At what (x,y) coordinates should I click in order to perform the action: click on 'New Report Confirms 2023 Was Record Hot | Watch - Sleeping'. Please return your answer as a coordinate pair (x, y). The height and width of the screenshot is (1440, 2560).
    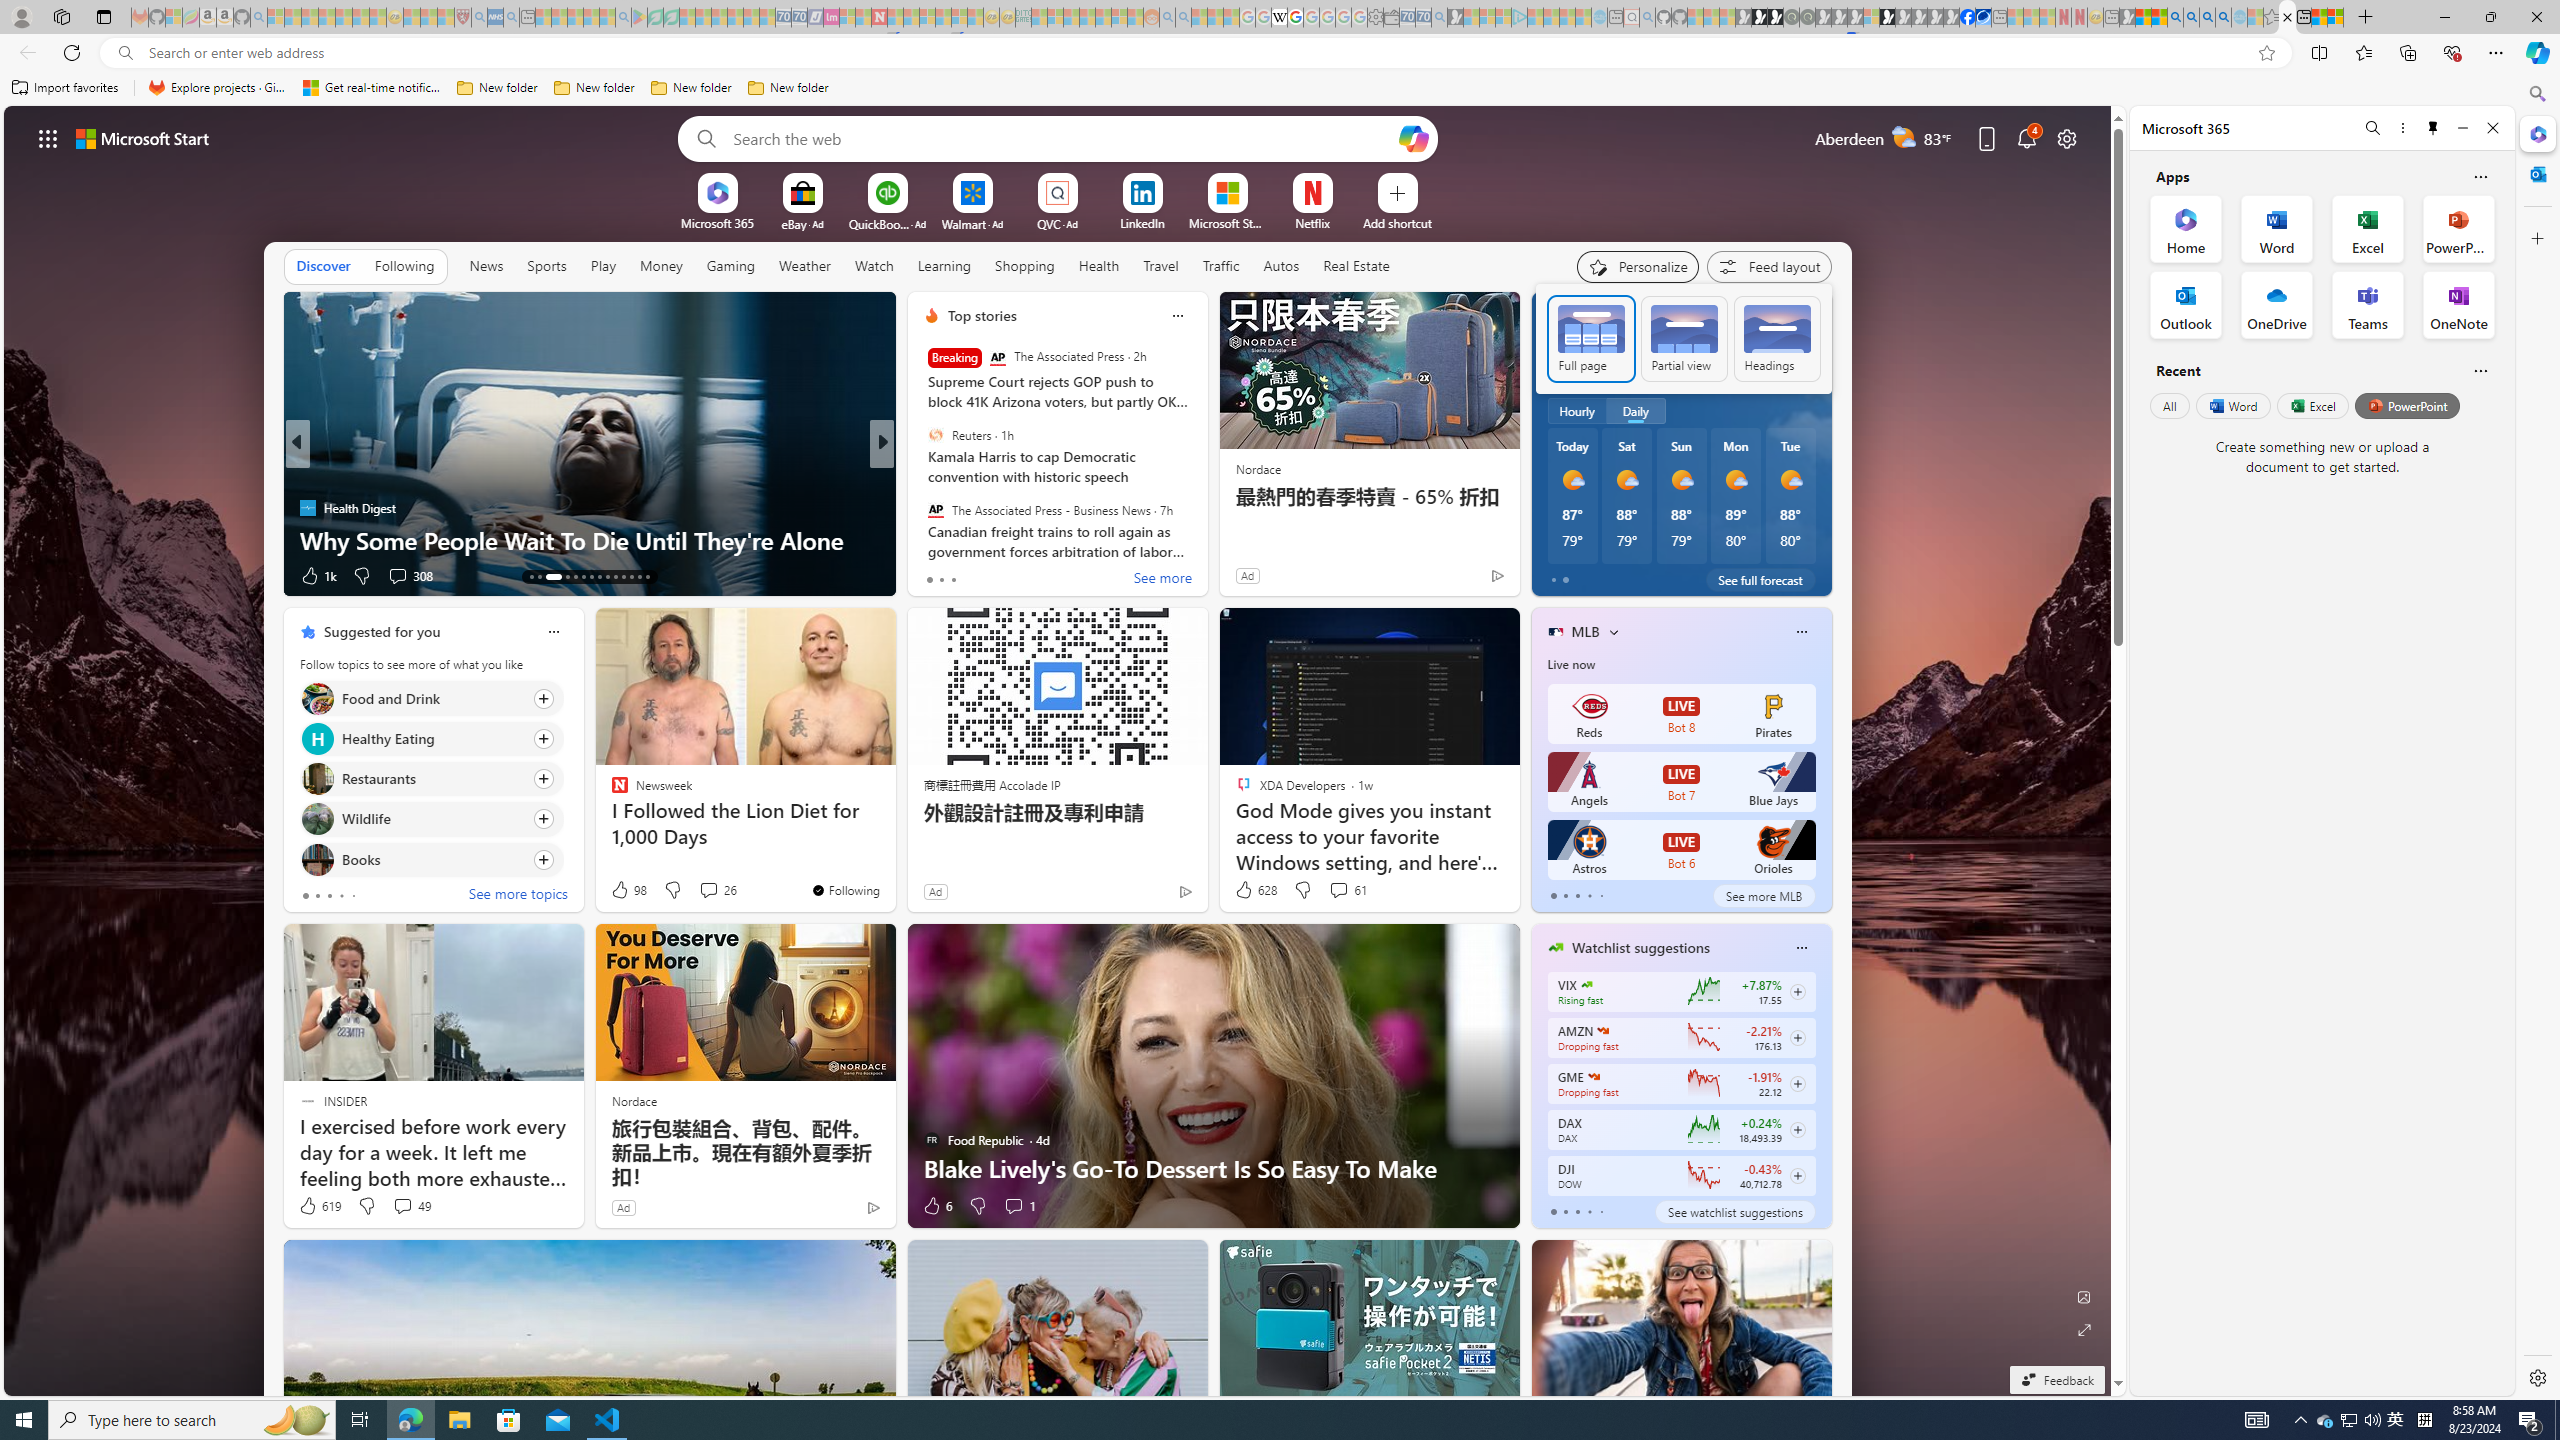
    Looking at the image, I should click on (343, 16).